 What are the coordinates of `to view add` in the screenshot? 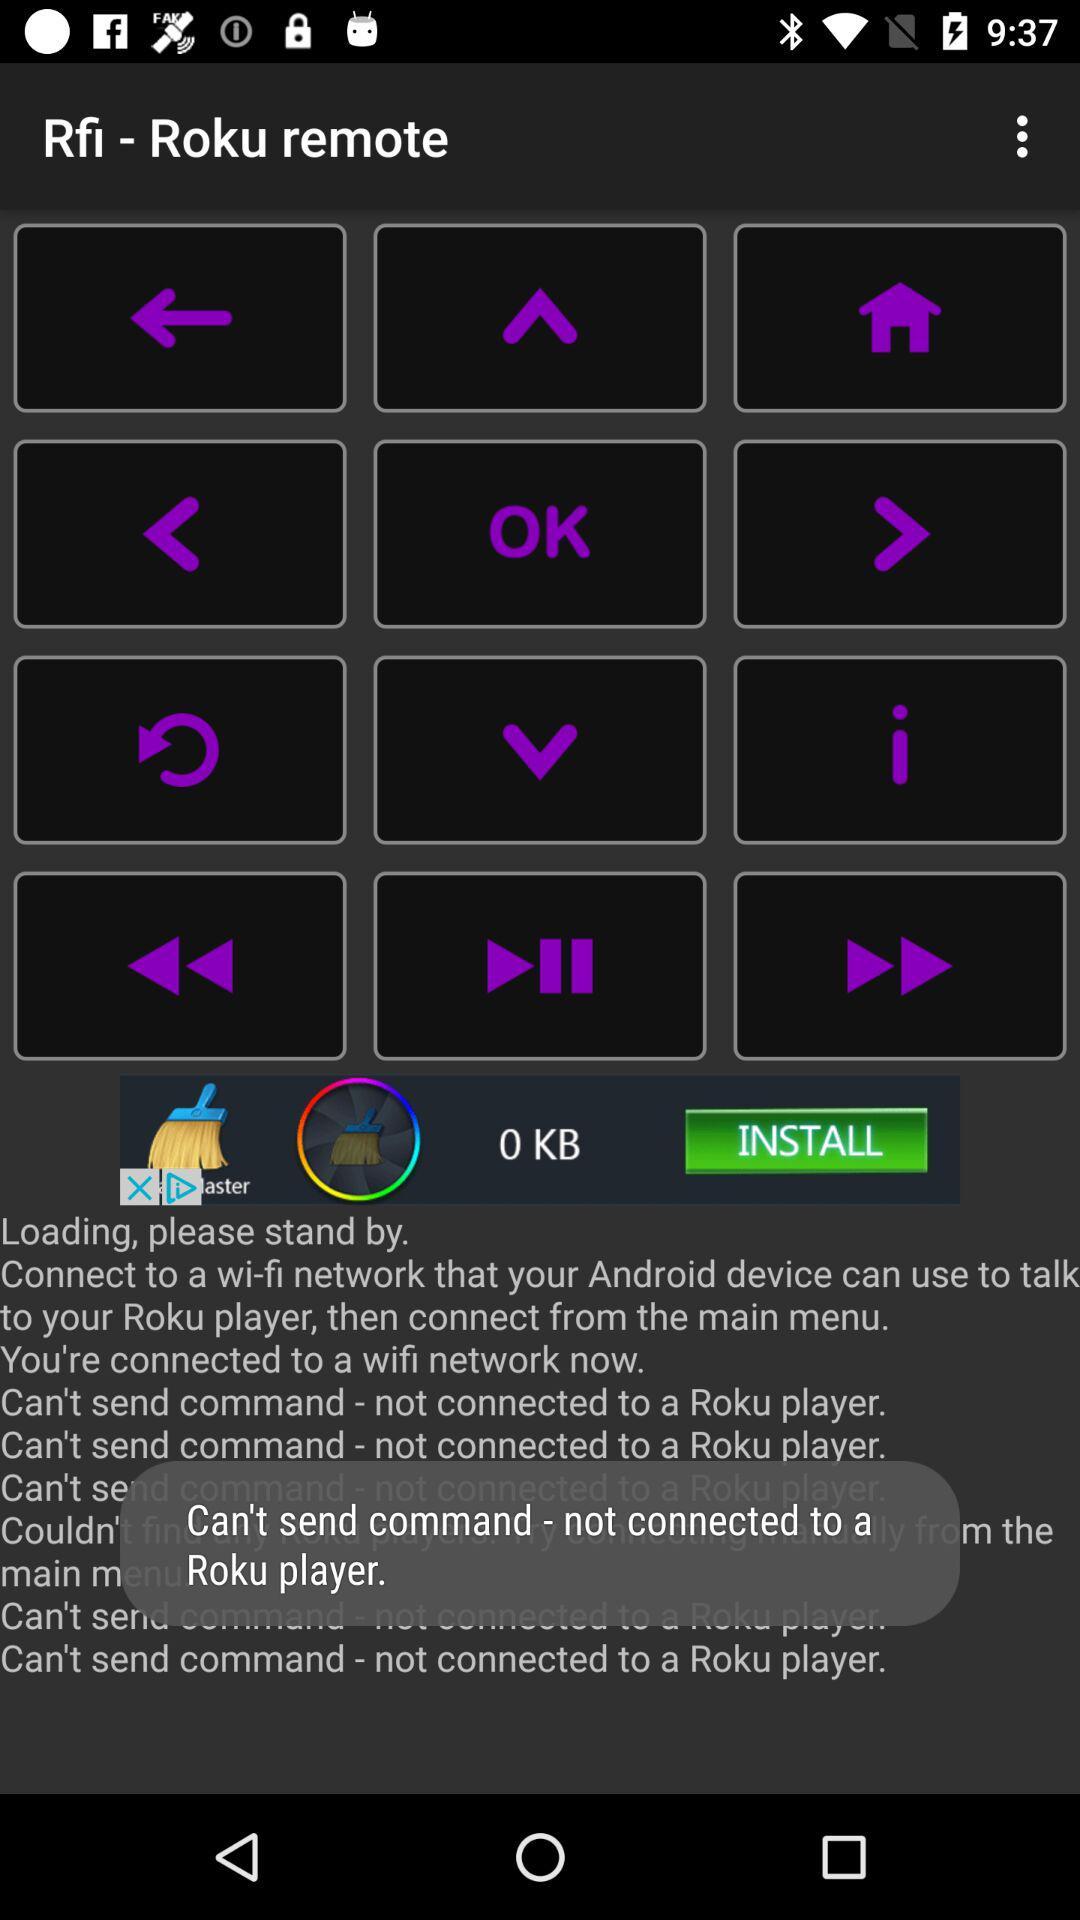 It's located at (540, 1139).